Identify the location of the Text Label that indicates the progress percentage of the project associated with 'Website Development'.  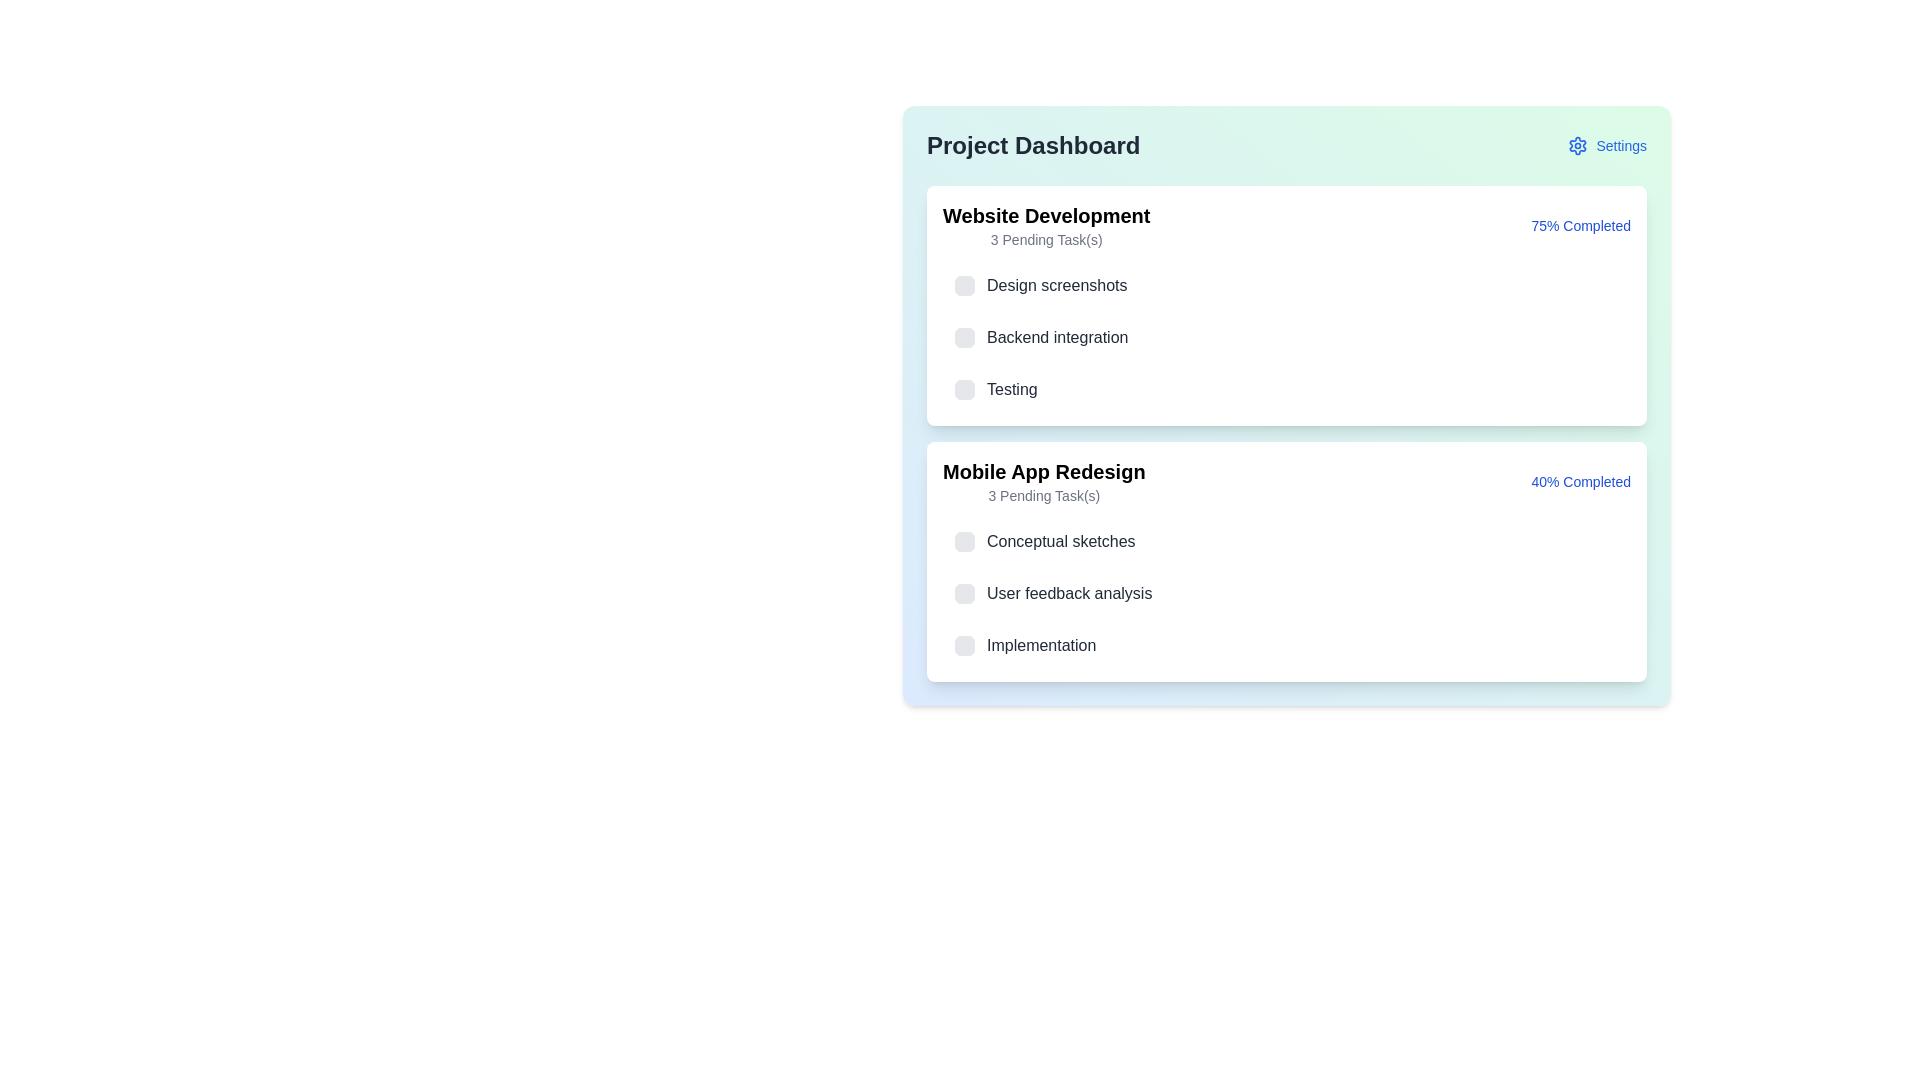
(1580, 225).